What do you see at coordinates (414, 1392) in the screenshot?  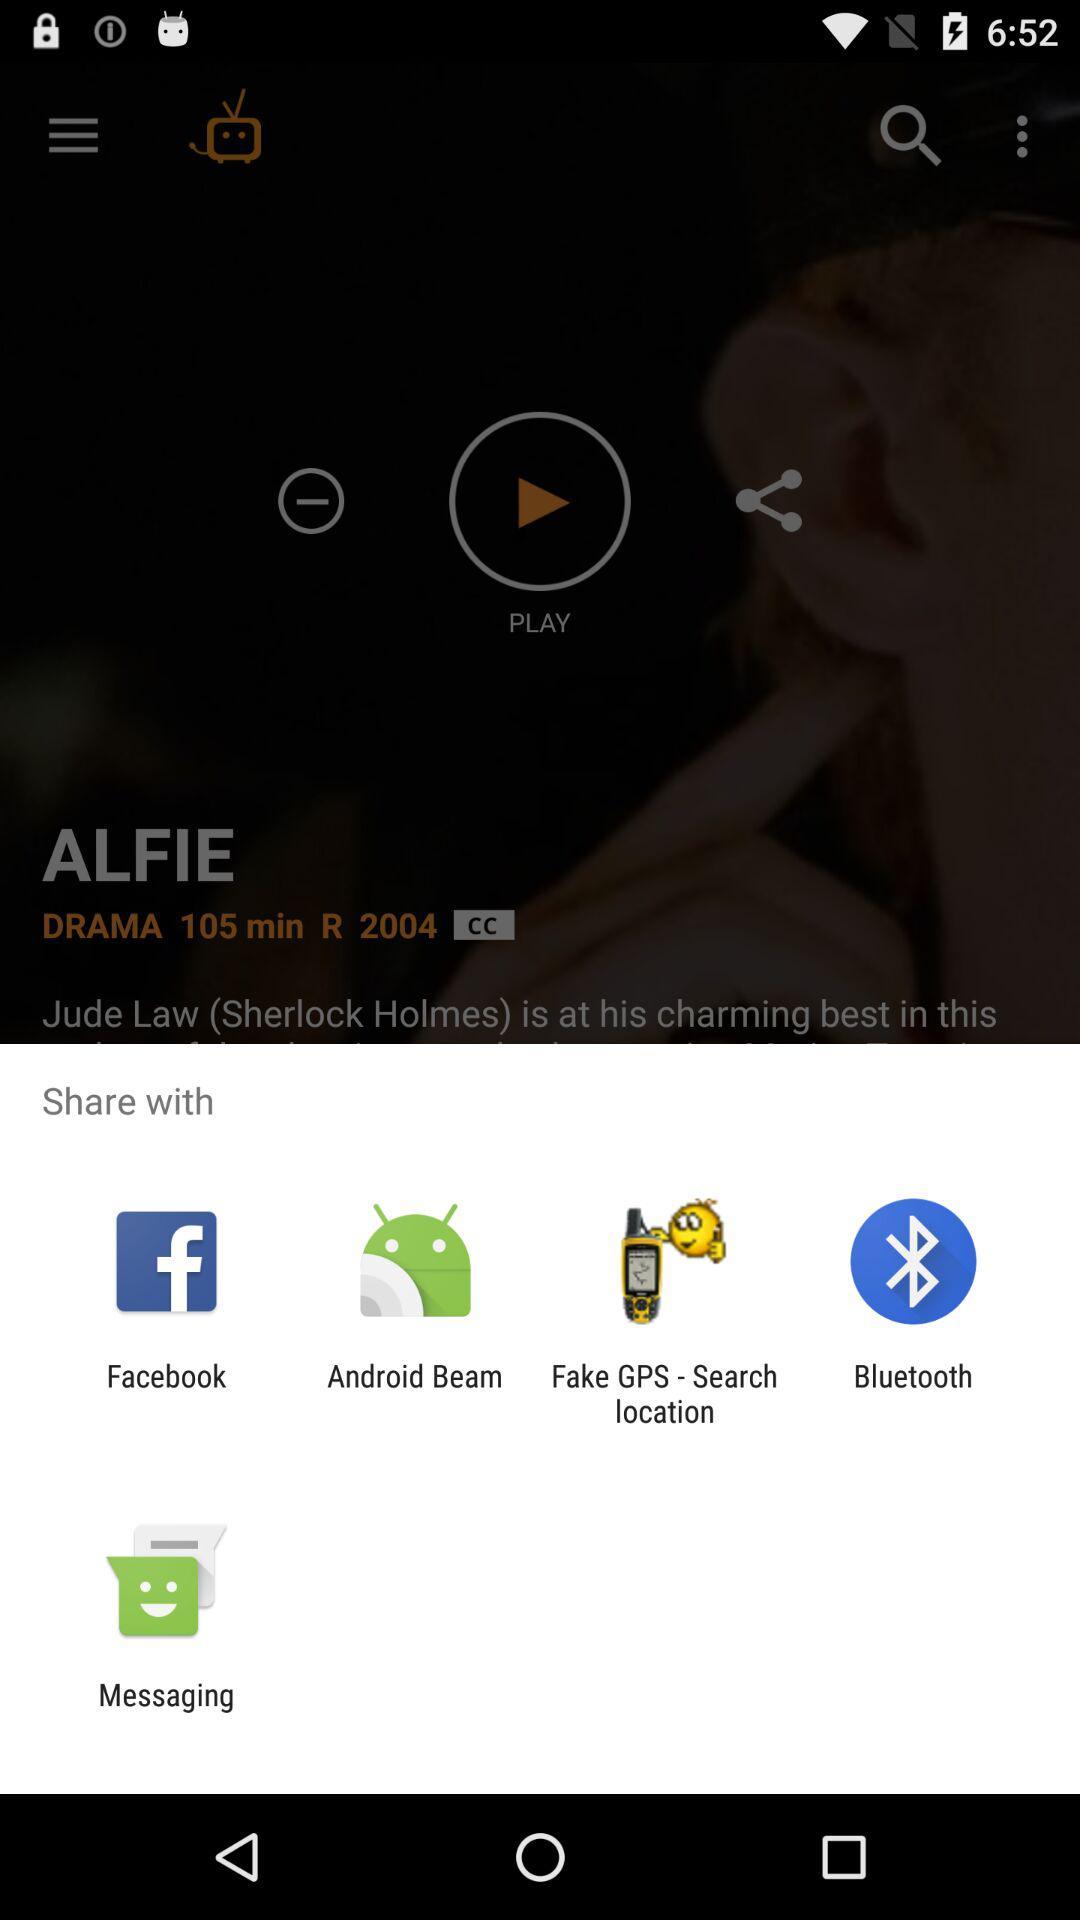 I see `android beam app` at bounding box center [414, 1392].